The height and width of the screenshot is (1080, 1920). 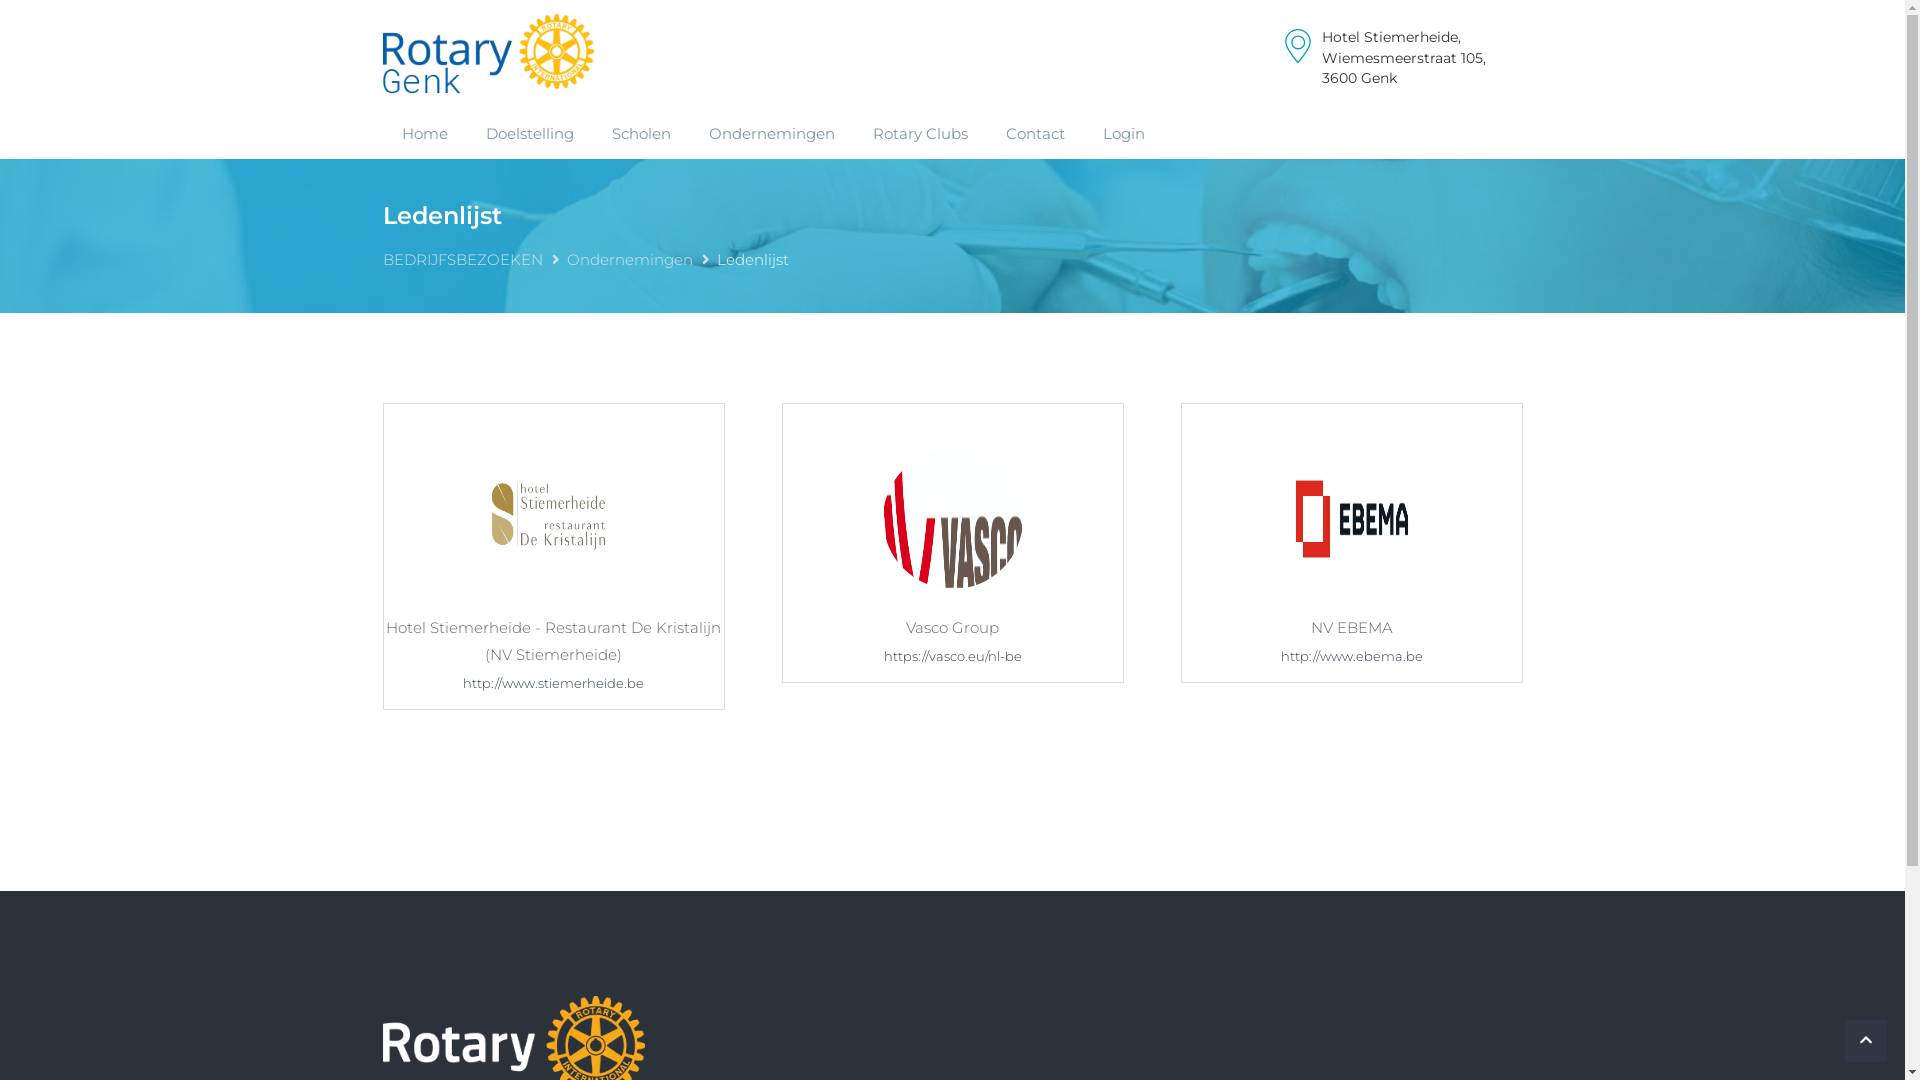 What do you see at coordinates (952, 655) in the screenshot?
I see `'https://vasco.eu/nl-be'` at bounding box center [952, 655].